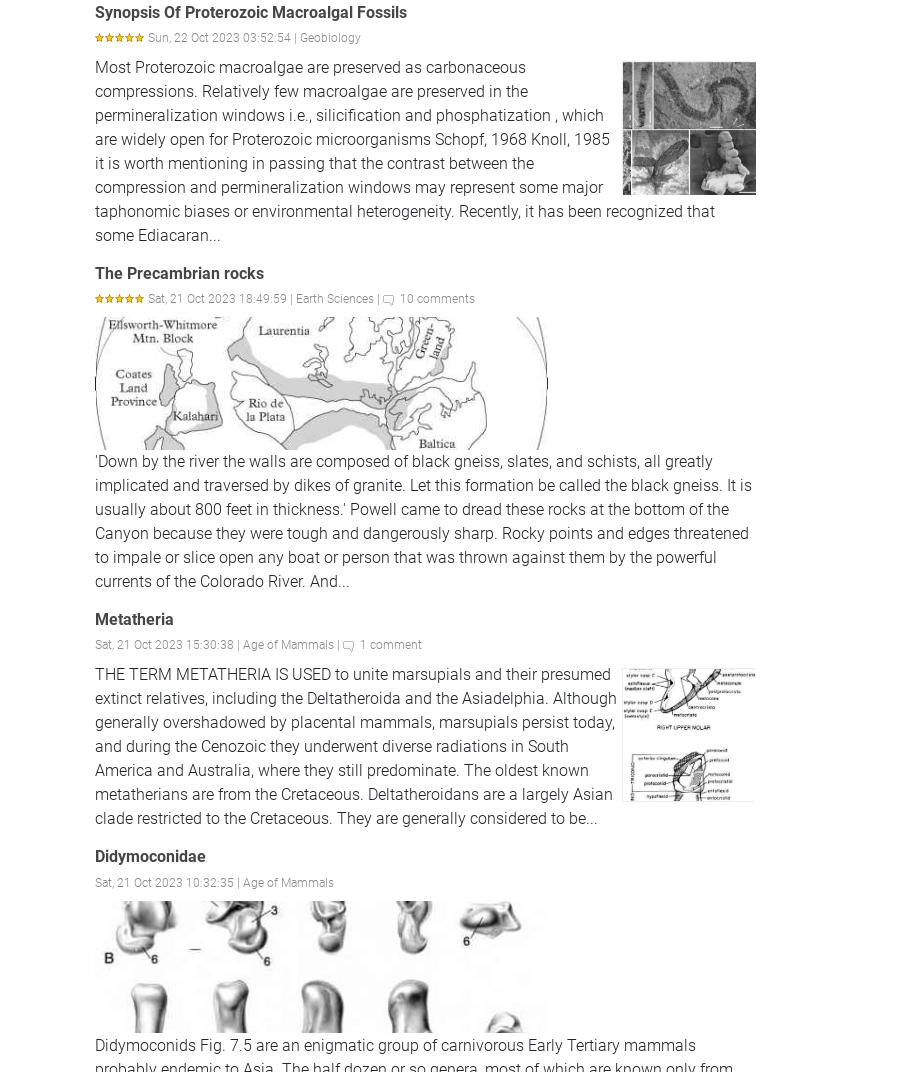  What do you see at coordinates (335, 297) in the screenshot?
I see `'Earth Sciences'` at bounding box center [335, 297].